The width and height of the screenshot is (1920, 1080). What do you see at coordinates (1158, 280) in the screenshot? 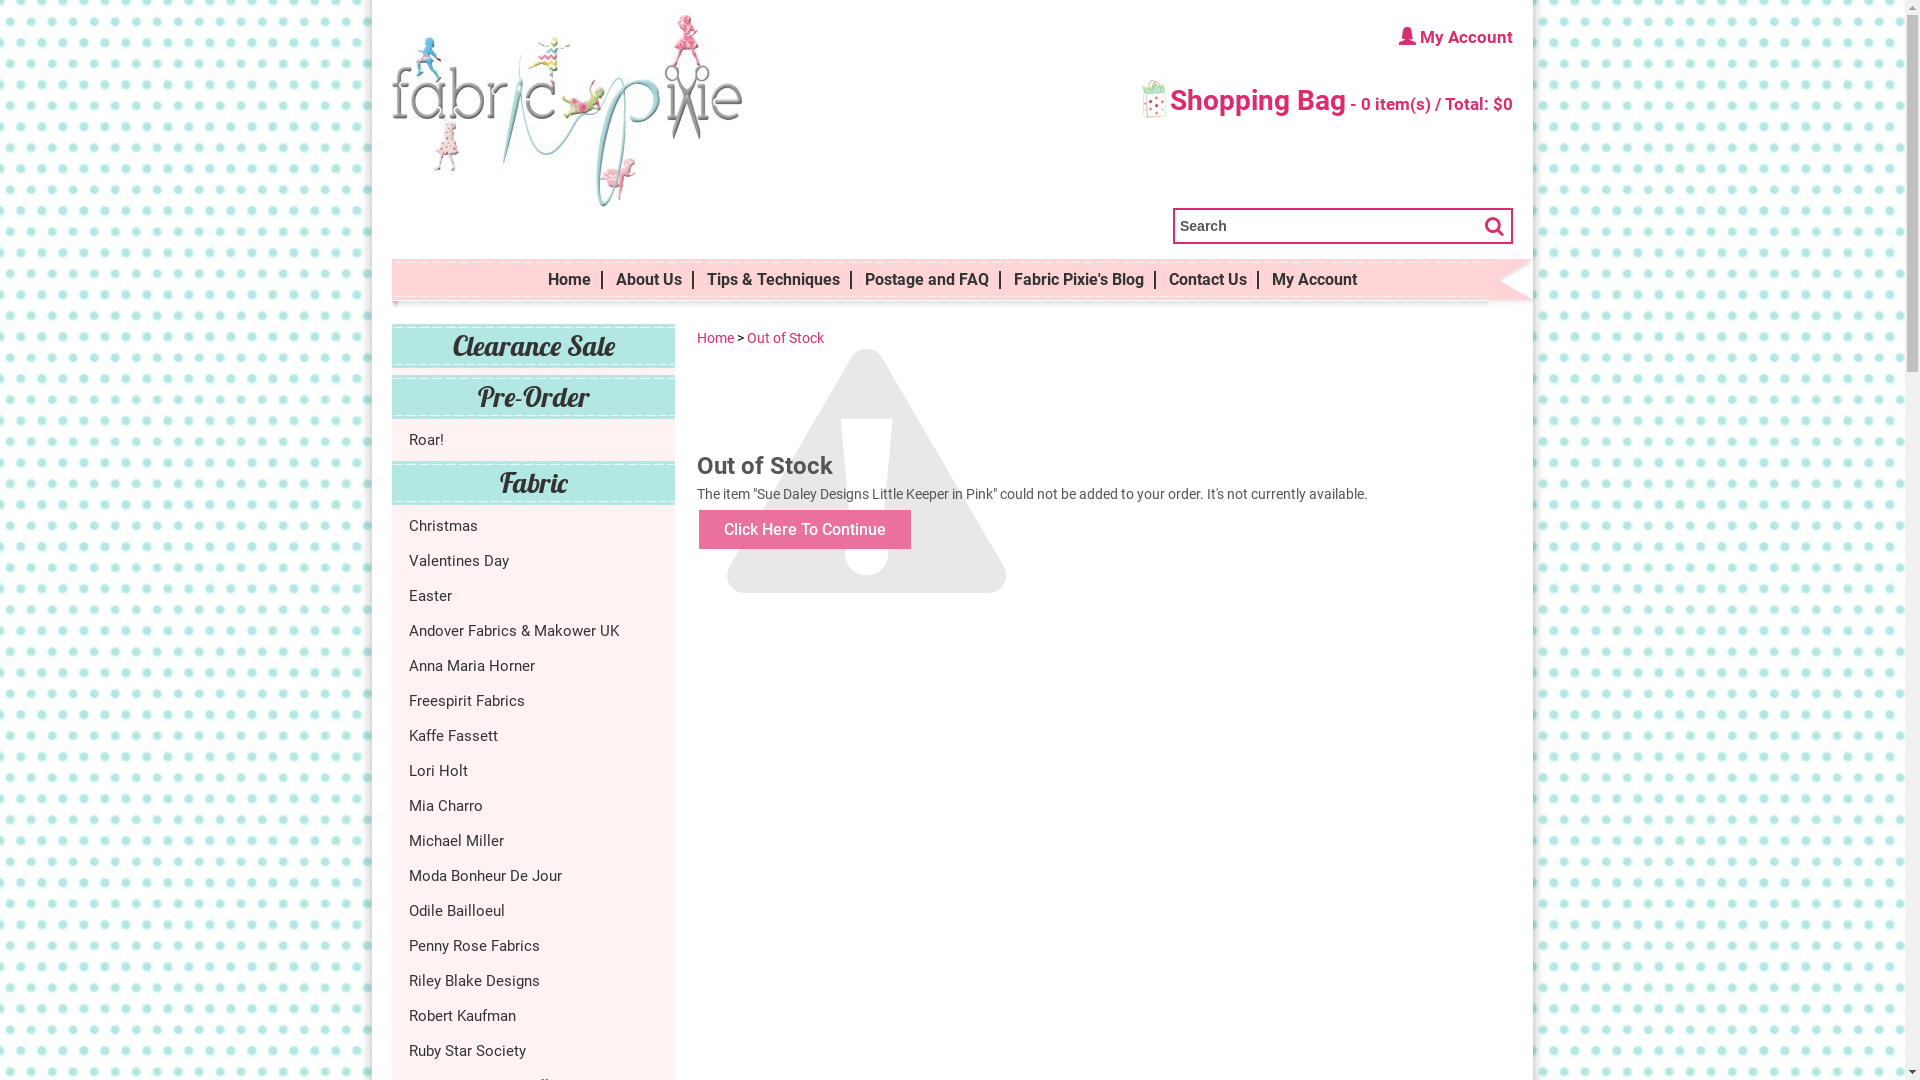
I see `'Contact Us'` at bounding box center [1158, 280].